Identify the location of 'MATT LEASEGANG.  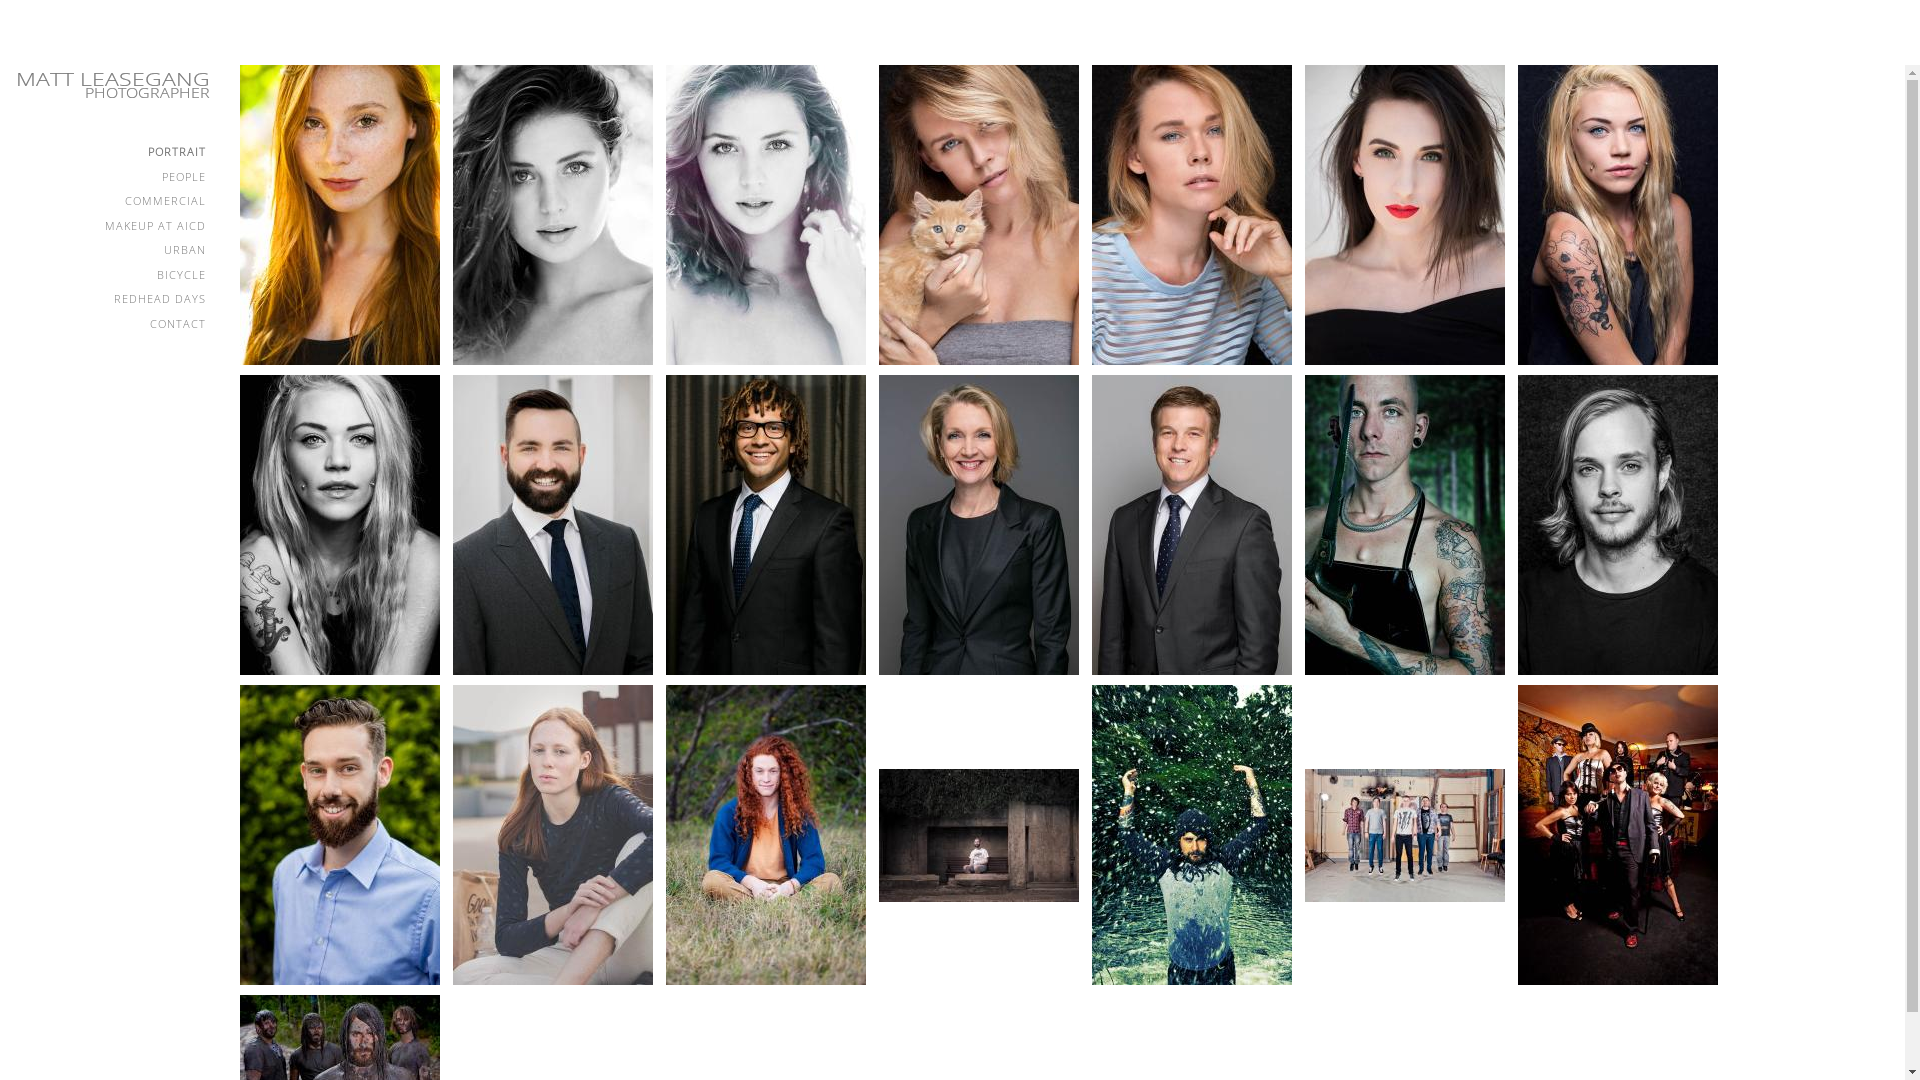
(9, 83).